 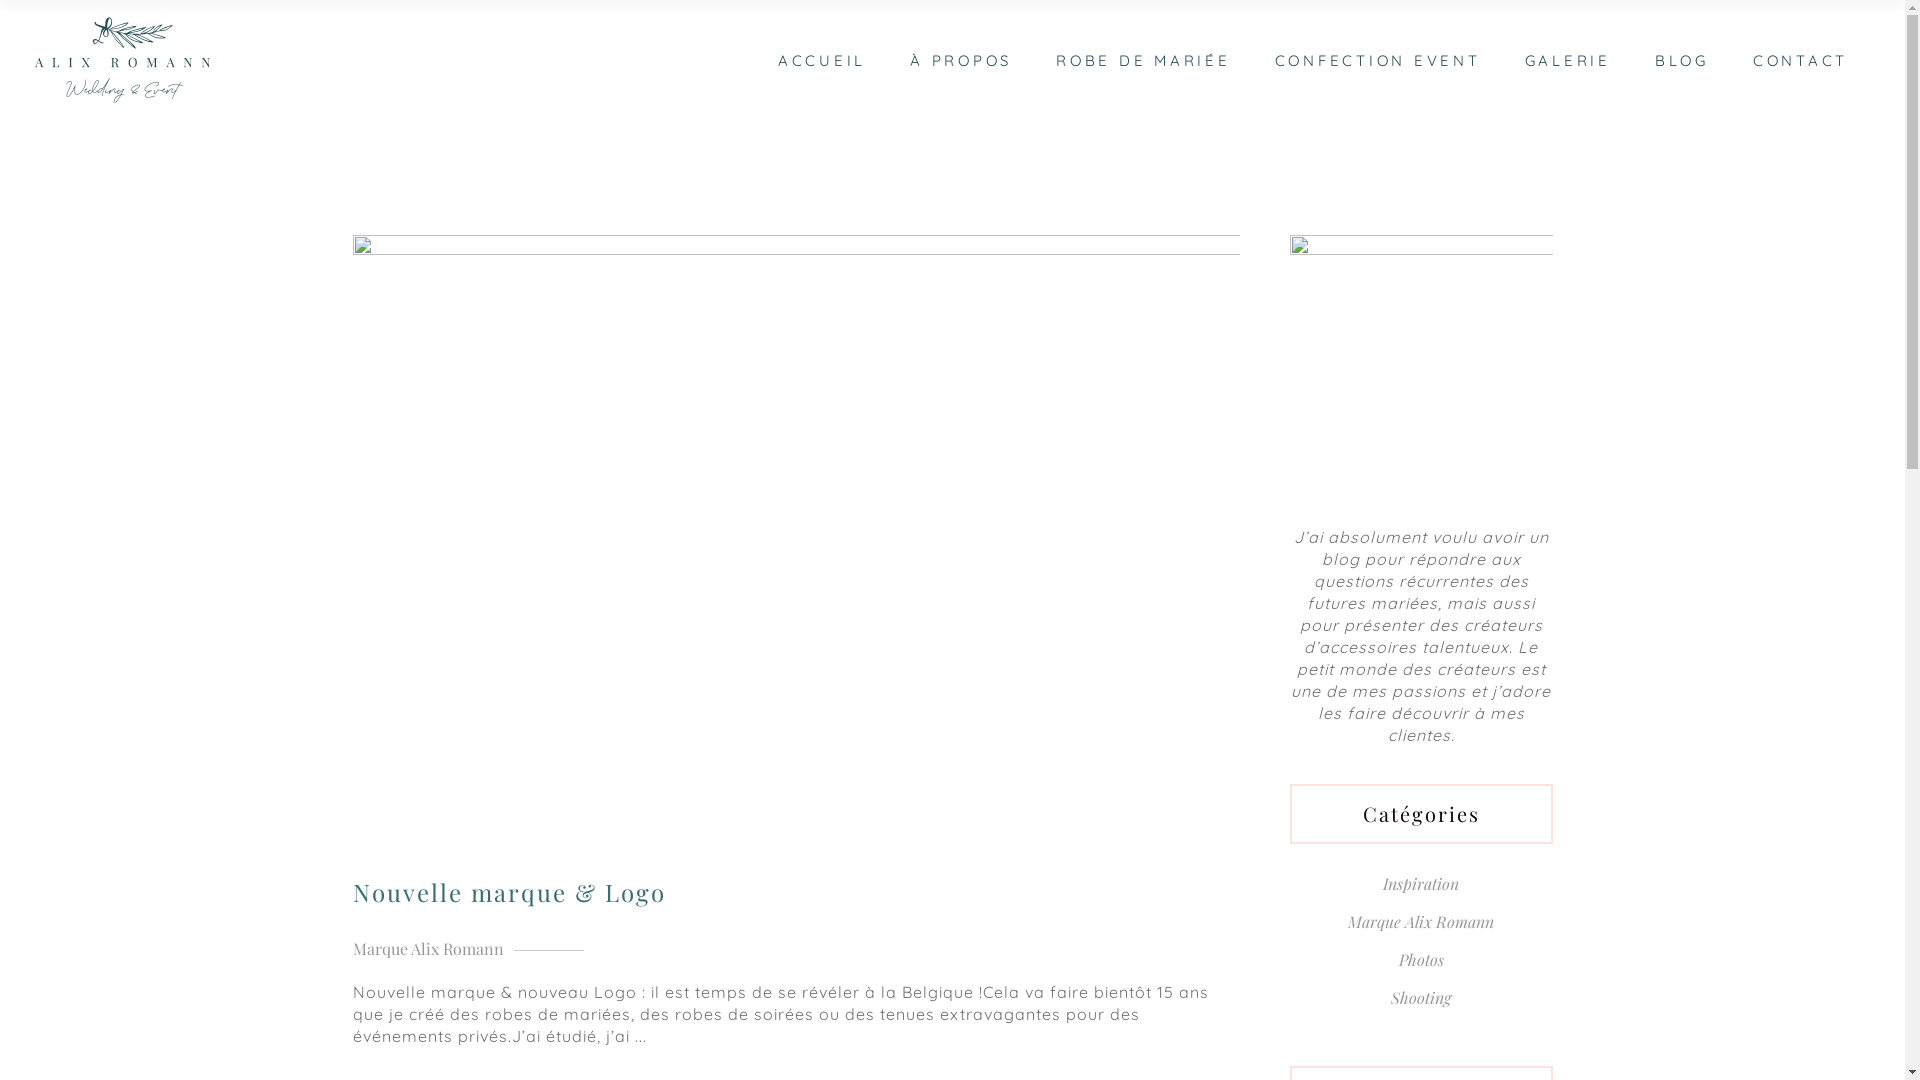 What do you see at coordinates (795, 530) in the screenshot?
I see `'Nouvelle marque & Logo'` at bounding box center [795, 530].